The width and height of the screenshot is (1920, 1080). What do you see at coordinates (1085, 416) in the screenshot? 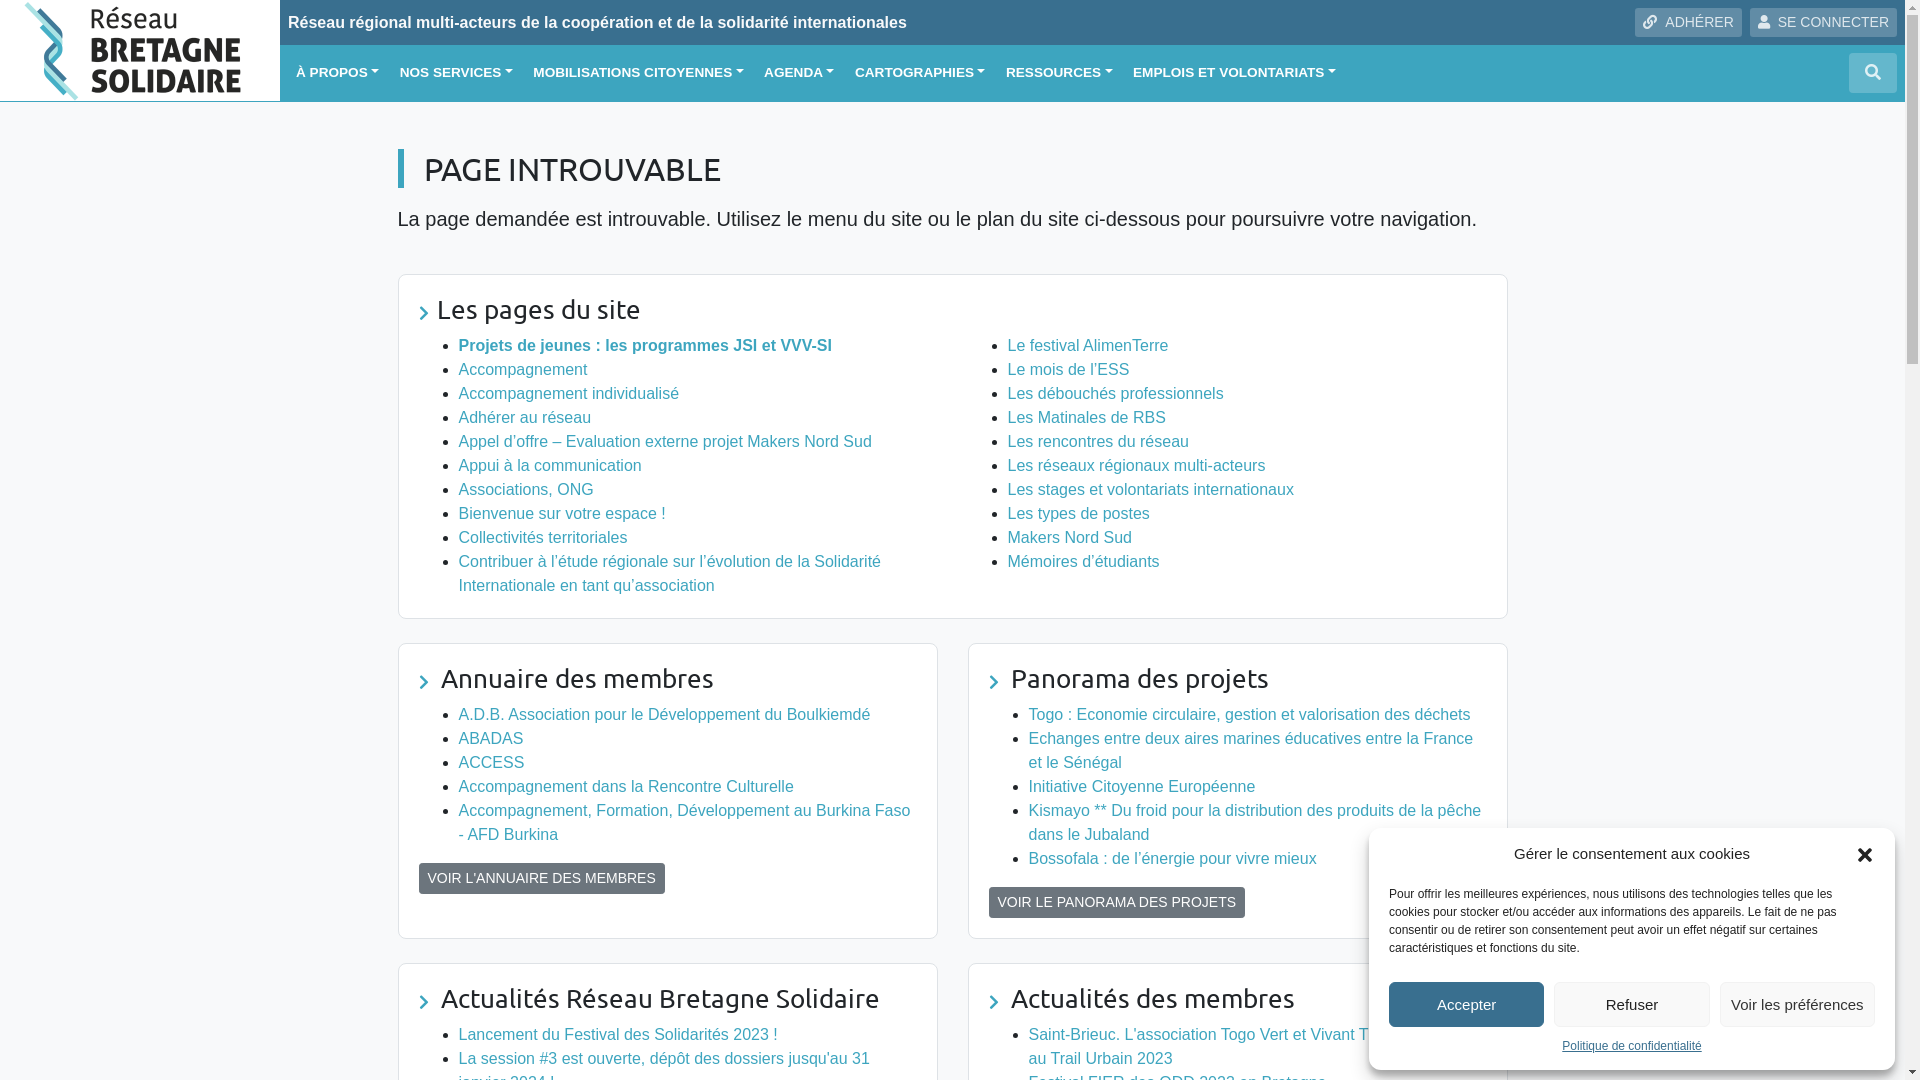
I see `'Les Matinales de RBS'` at bounding box center [1085, 416].